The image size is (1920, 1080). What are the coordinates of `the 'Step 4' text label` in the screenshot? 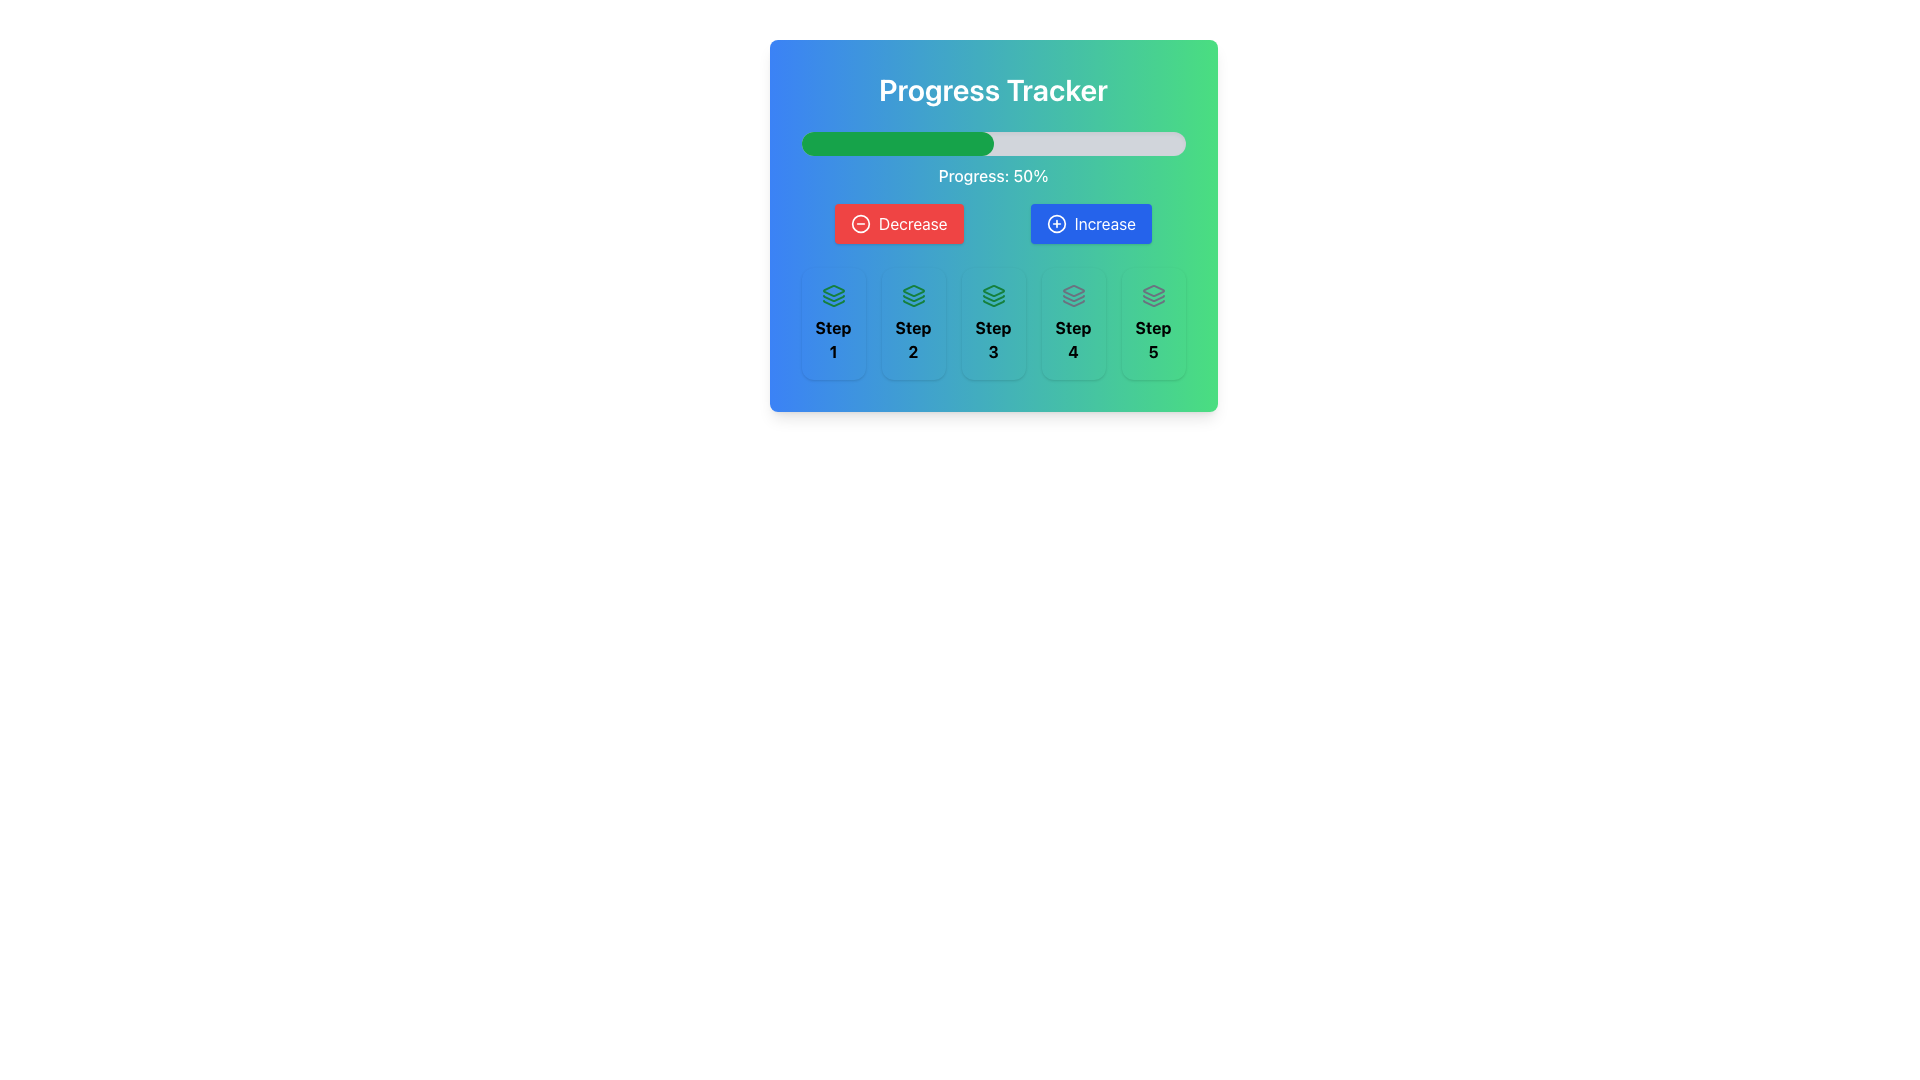 It's located at (1072, 338).